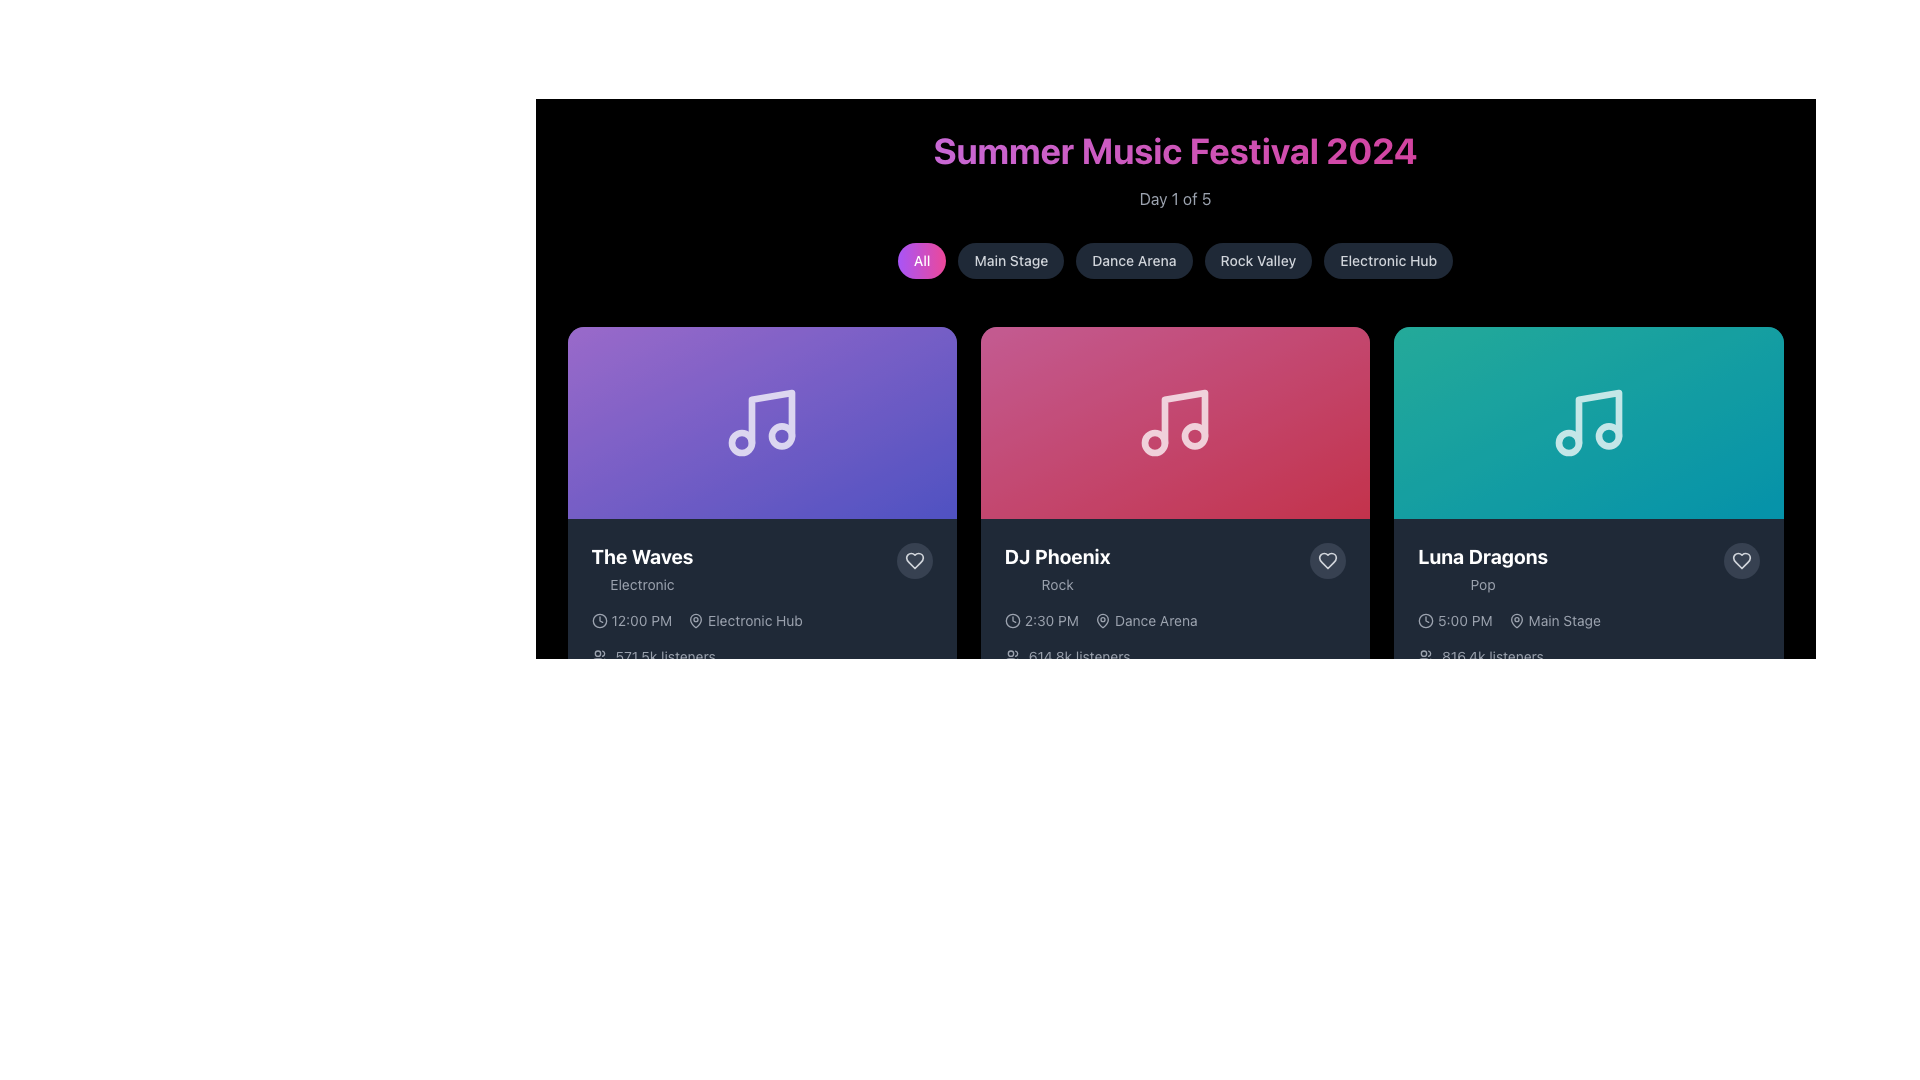  What do you see at coordinates (1012, 620) in the screenshot?
I see `the clock icon with a thin outline located to the left of the text '2:30 PM' in the event card labeled 'DJ Phoenix'` at bounding box center [1012, 620].